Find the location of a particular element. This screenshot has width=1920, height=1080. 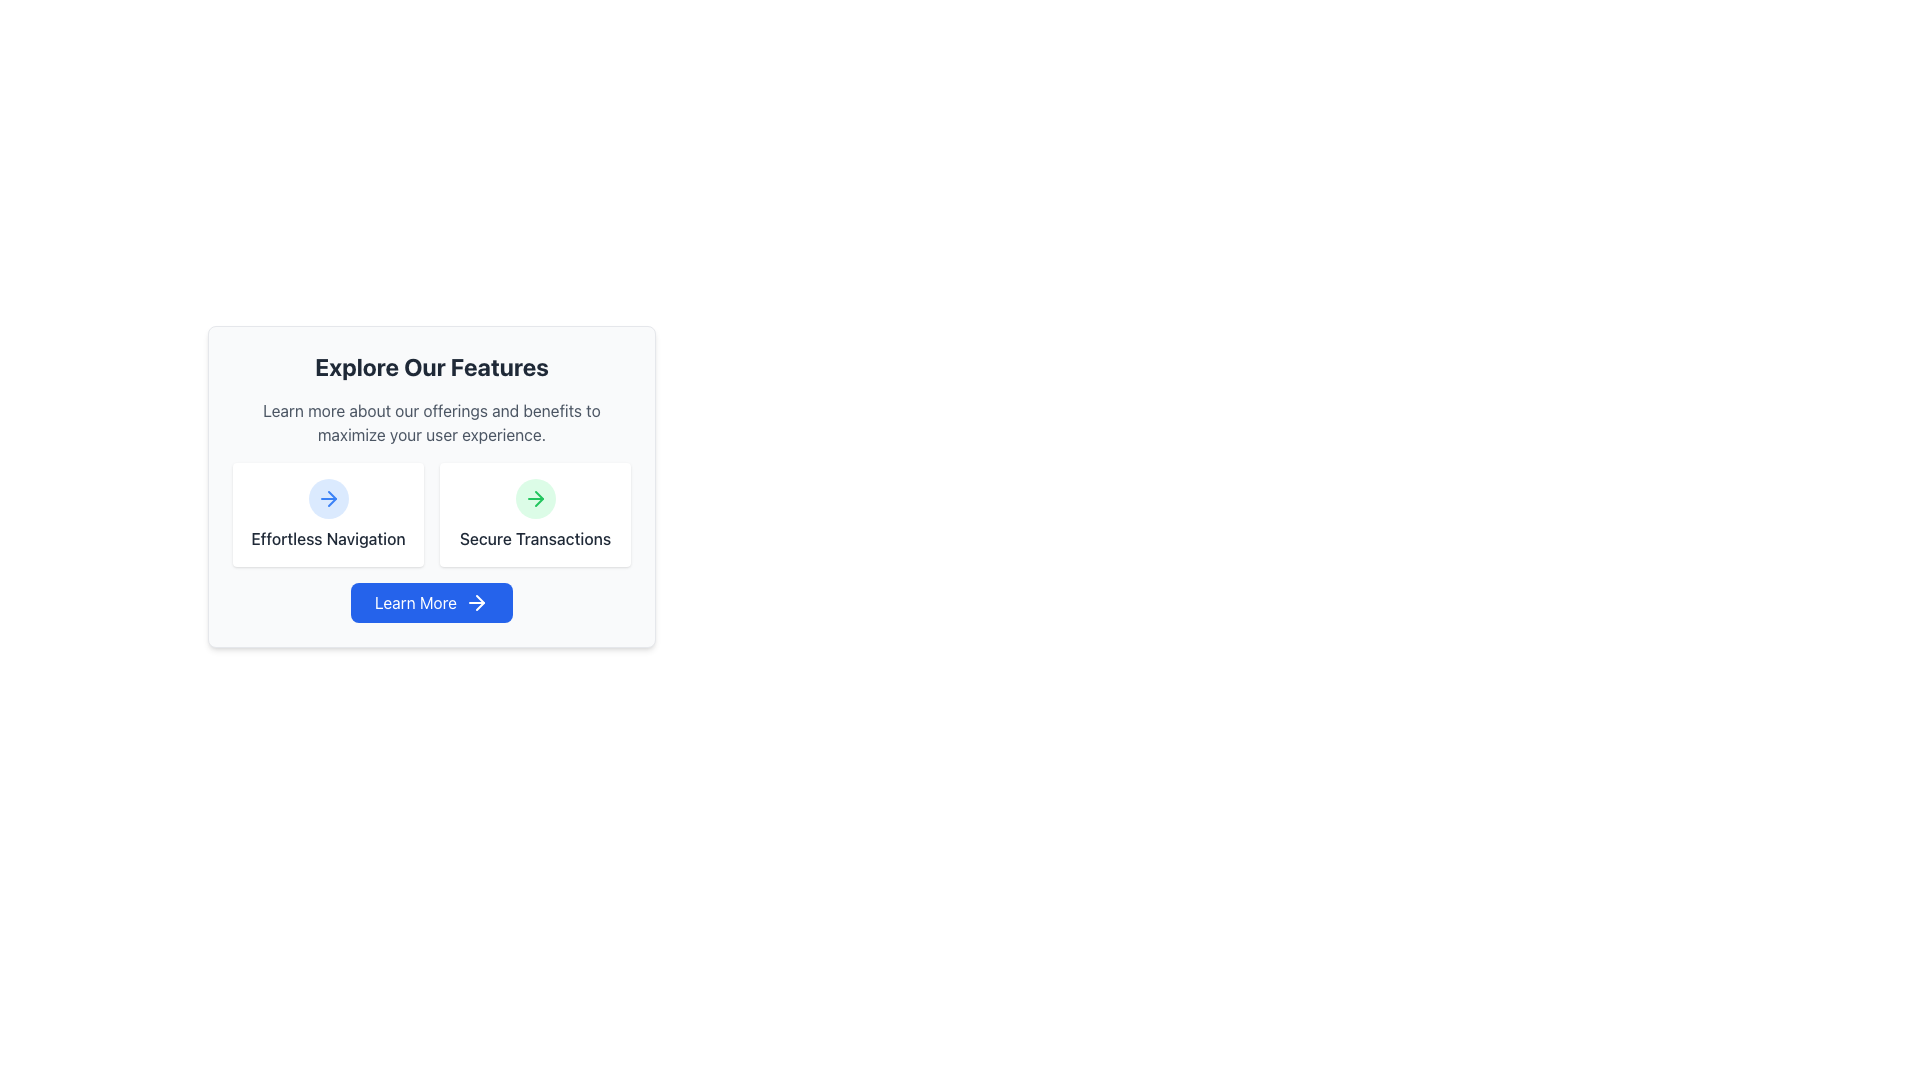

the descriptive text block styled in light gray, positioned below the headline 'Explore Our Features' and above the features 'Effortless Navigation' and 'Secure Transactions' is located at coordinates (431, 422).